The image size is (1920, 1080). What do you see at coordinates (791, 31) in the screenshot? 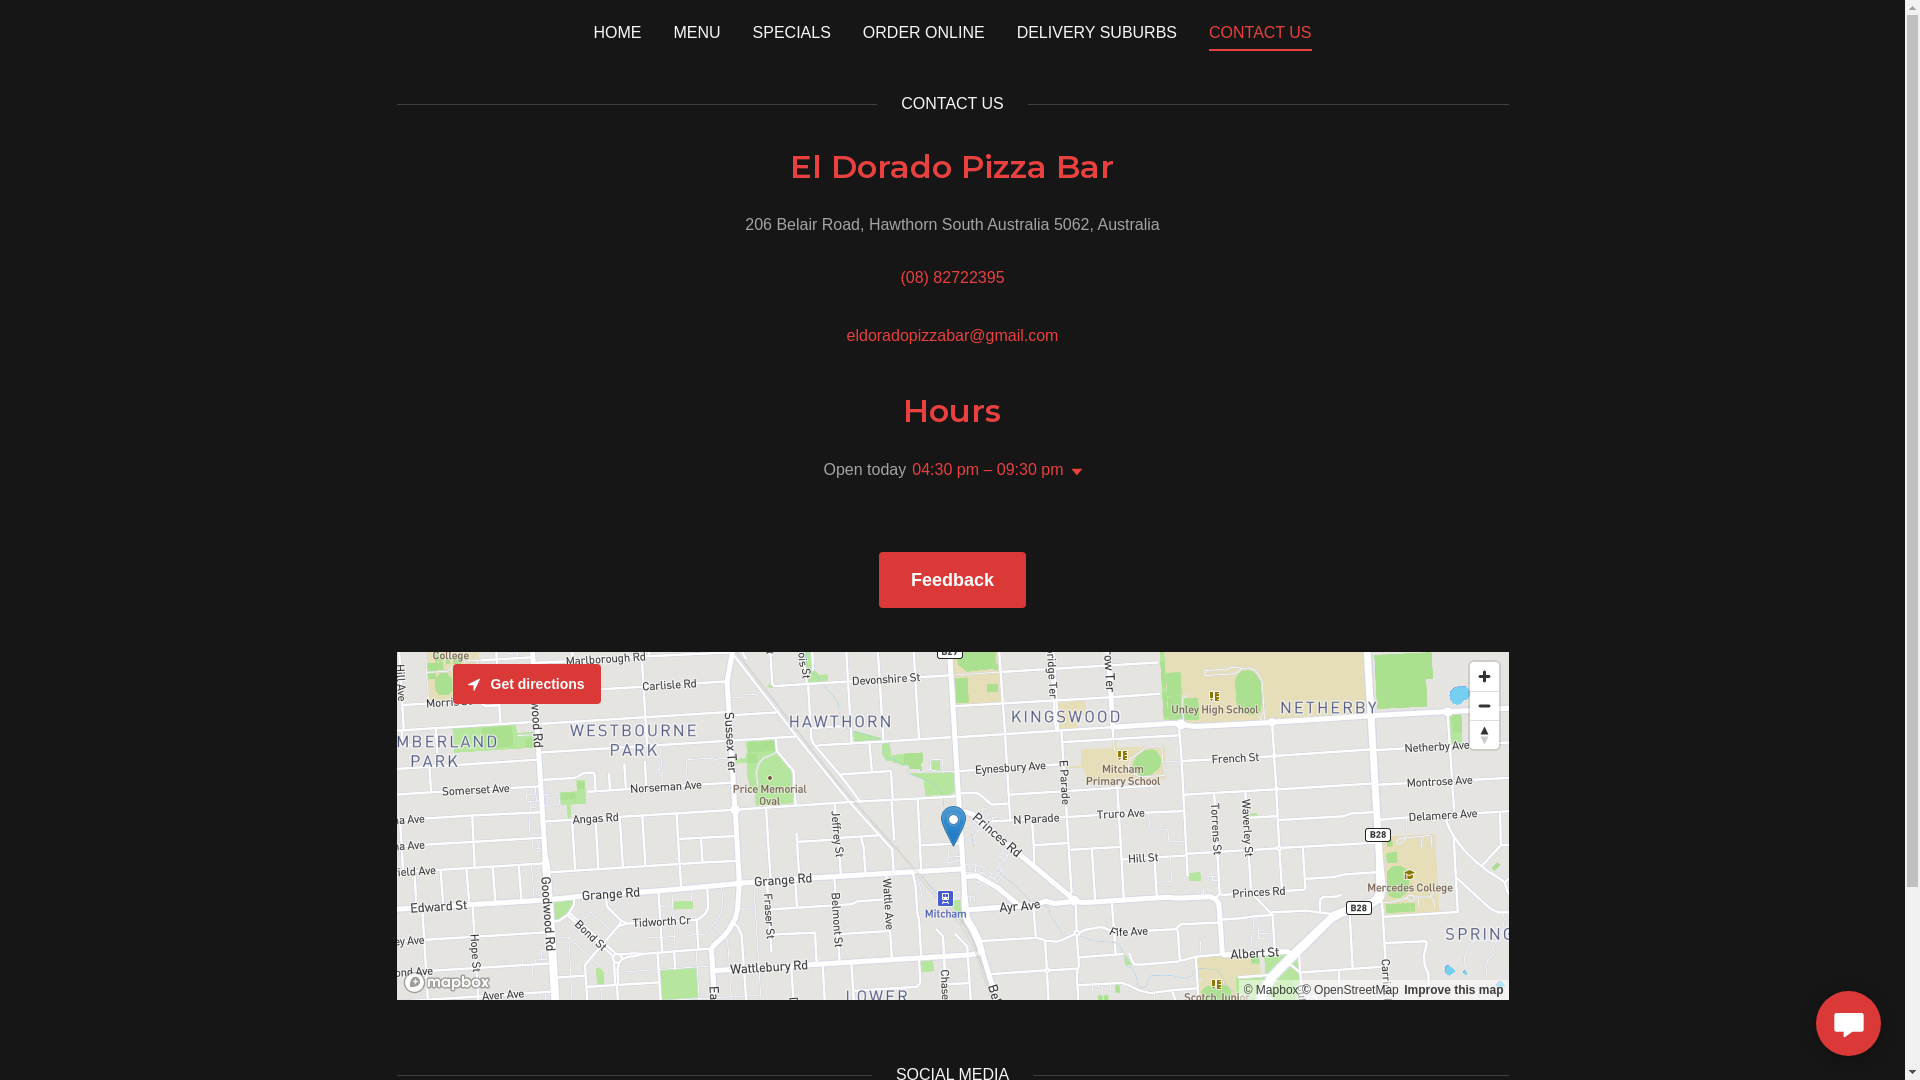
I see `'SPECIALS'` at bounding box center [791, 31].